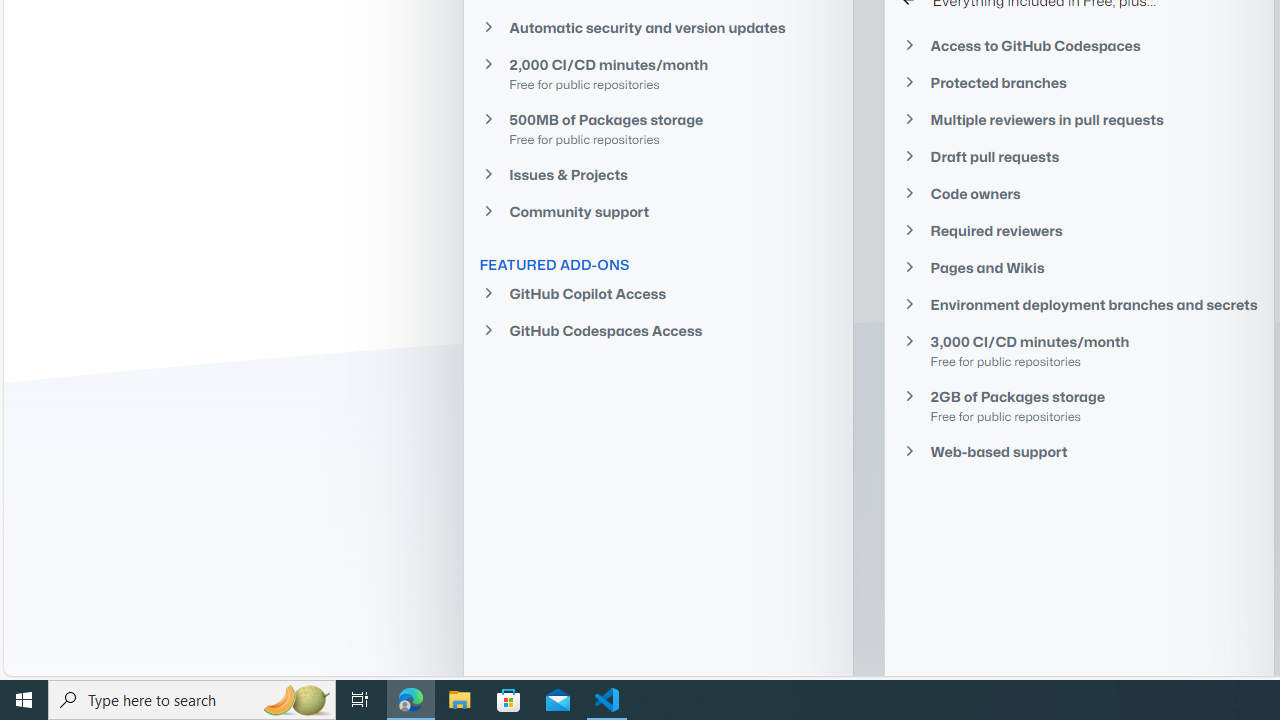 The width and height of the screenshot is (1280, 720). What do you see at coordinates (1078, 349) in the screenshot?
I see `'3,000 CI/CD minutes/monthFree for public repositories'` at bounding box center [1078, 349].